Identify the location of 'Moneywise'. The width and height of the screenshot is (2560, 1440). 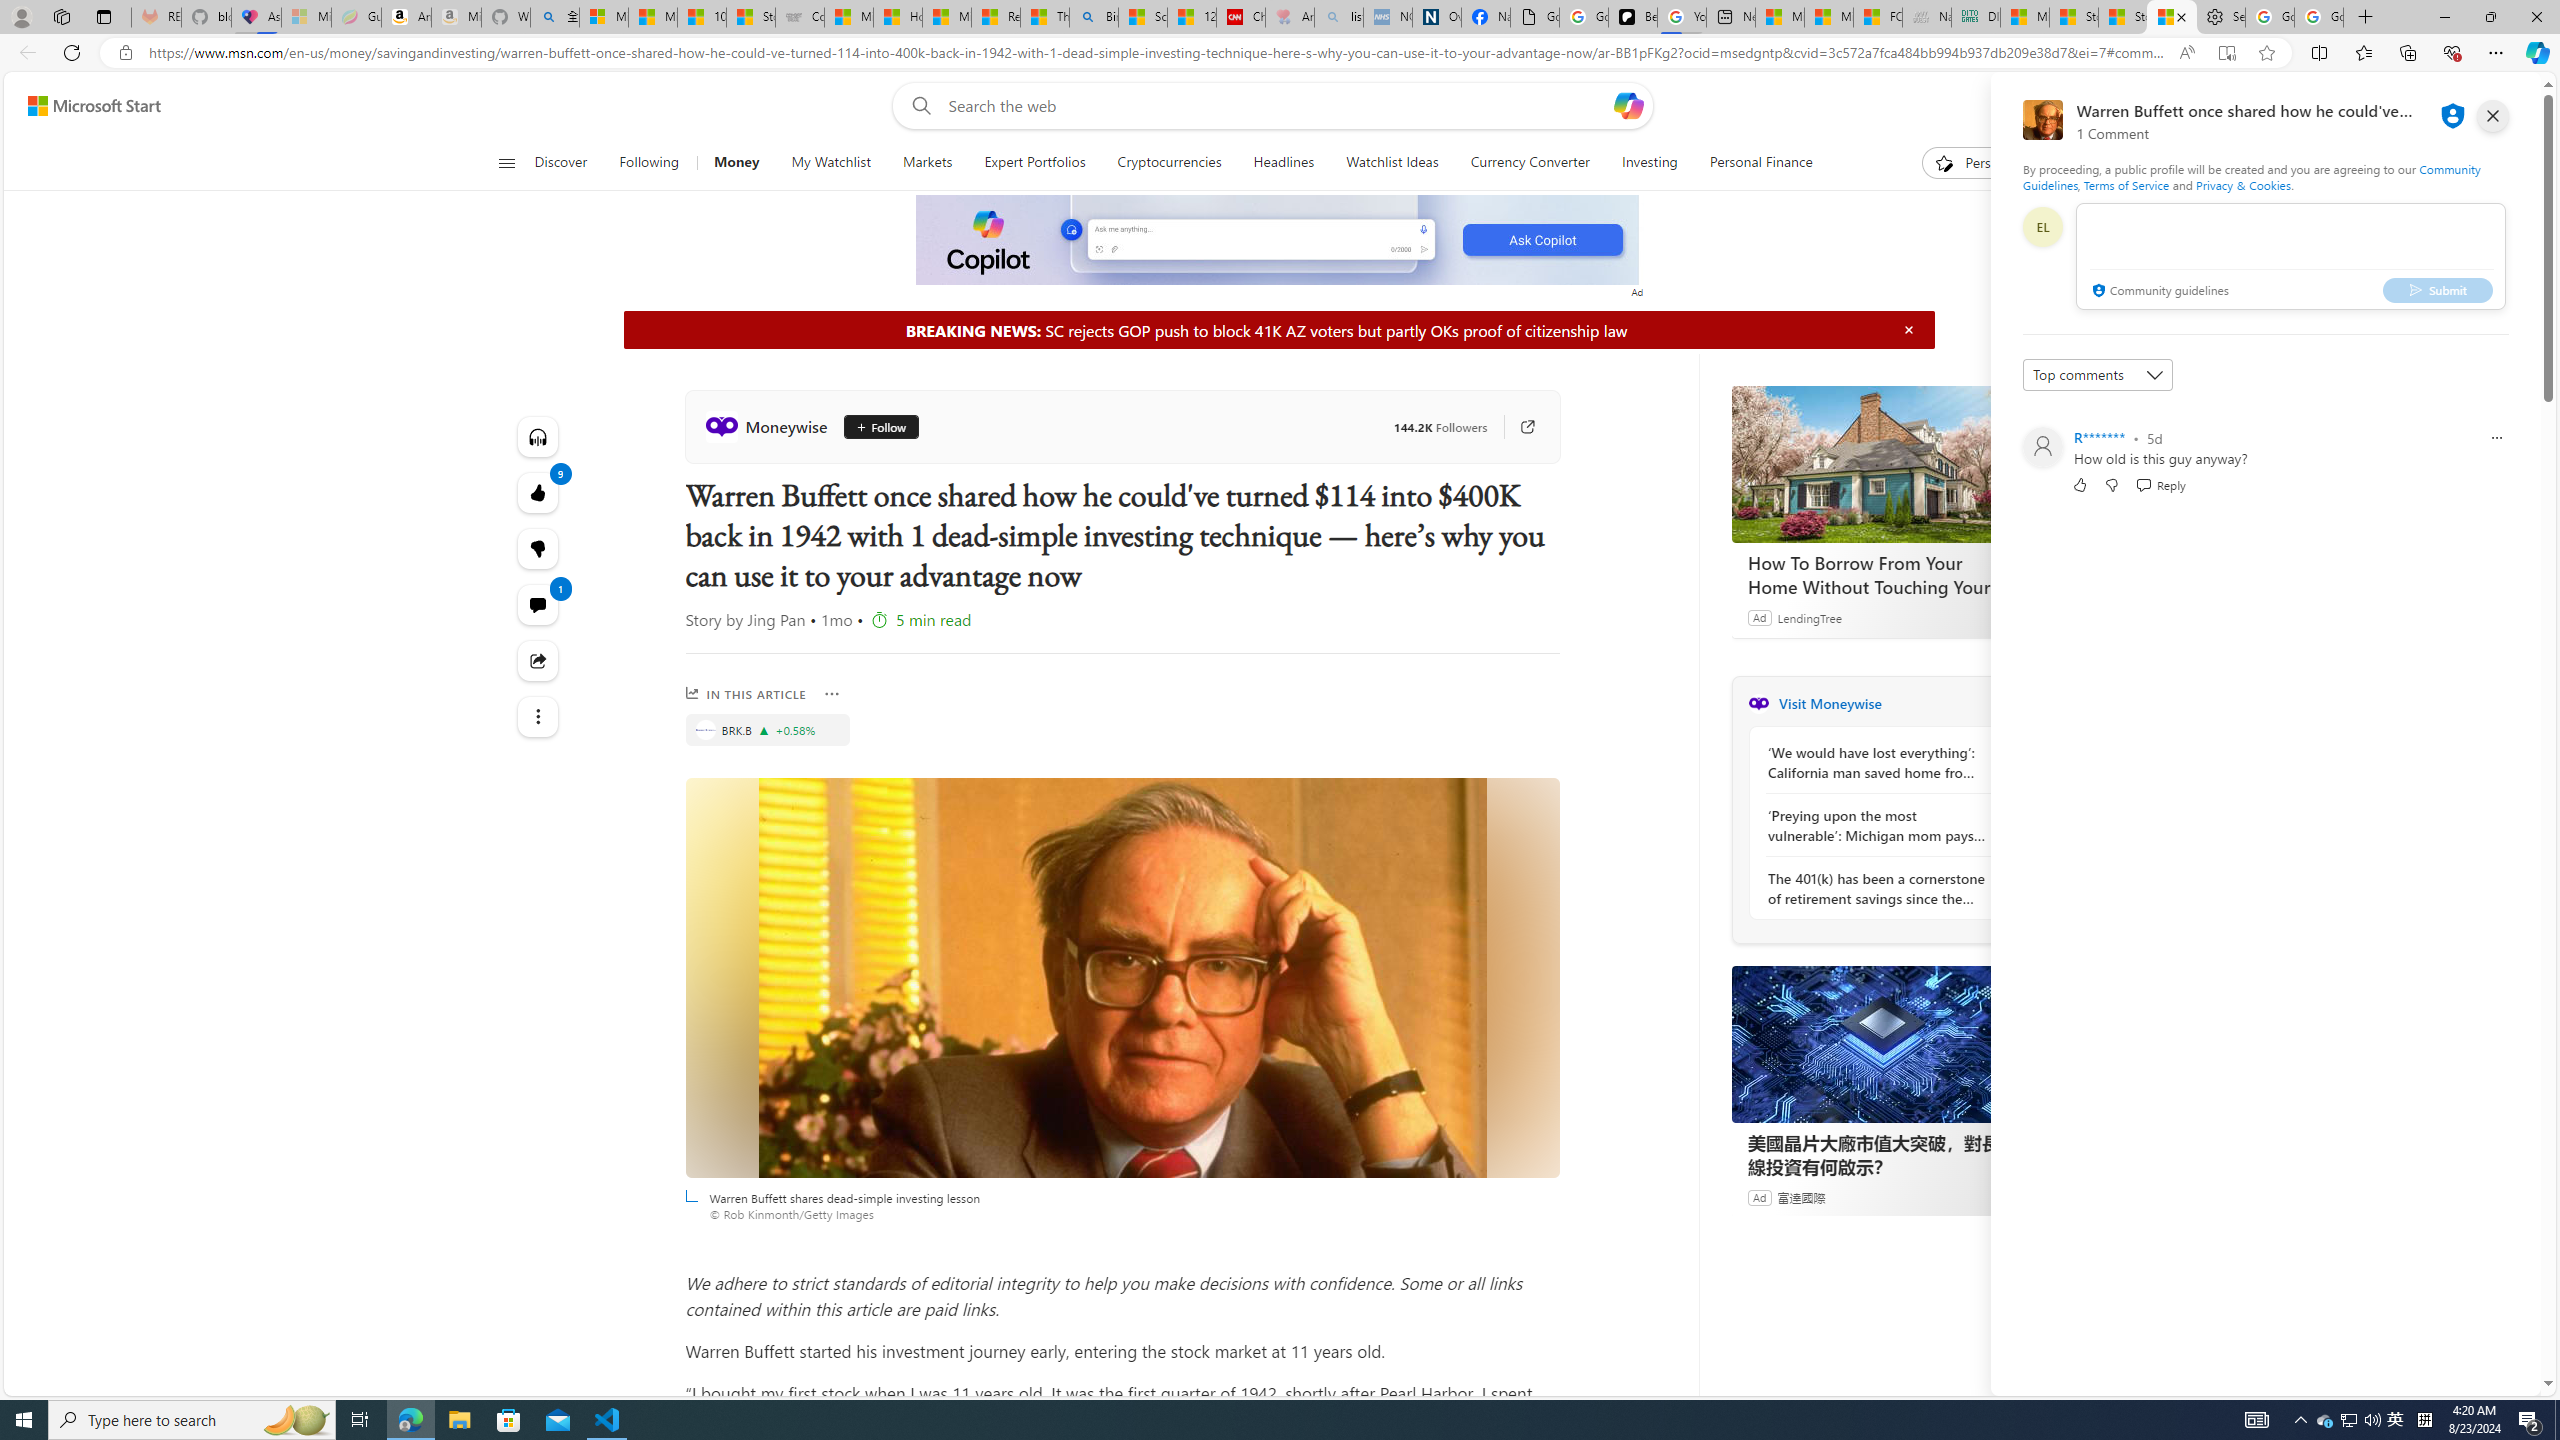
(770, 425).